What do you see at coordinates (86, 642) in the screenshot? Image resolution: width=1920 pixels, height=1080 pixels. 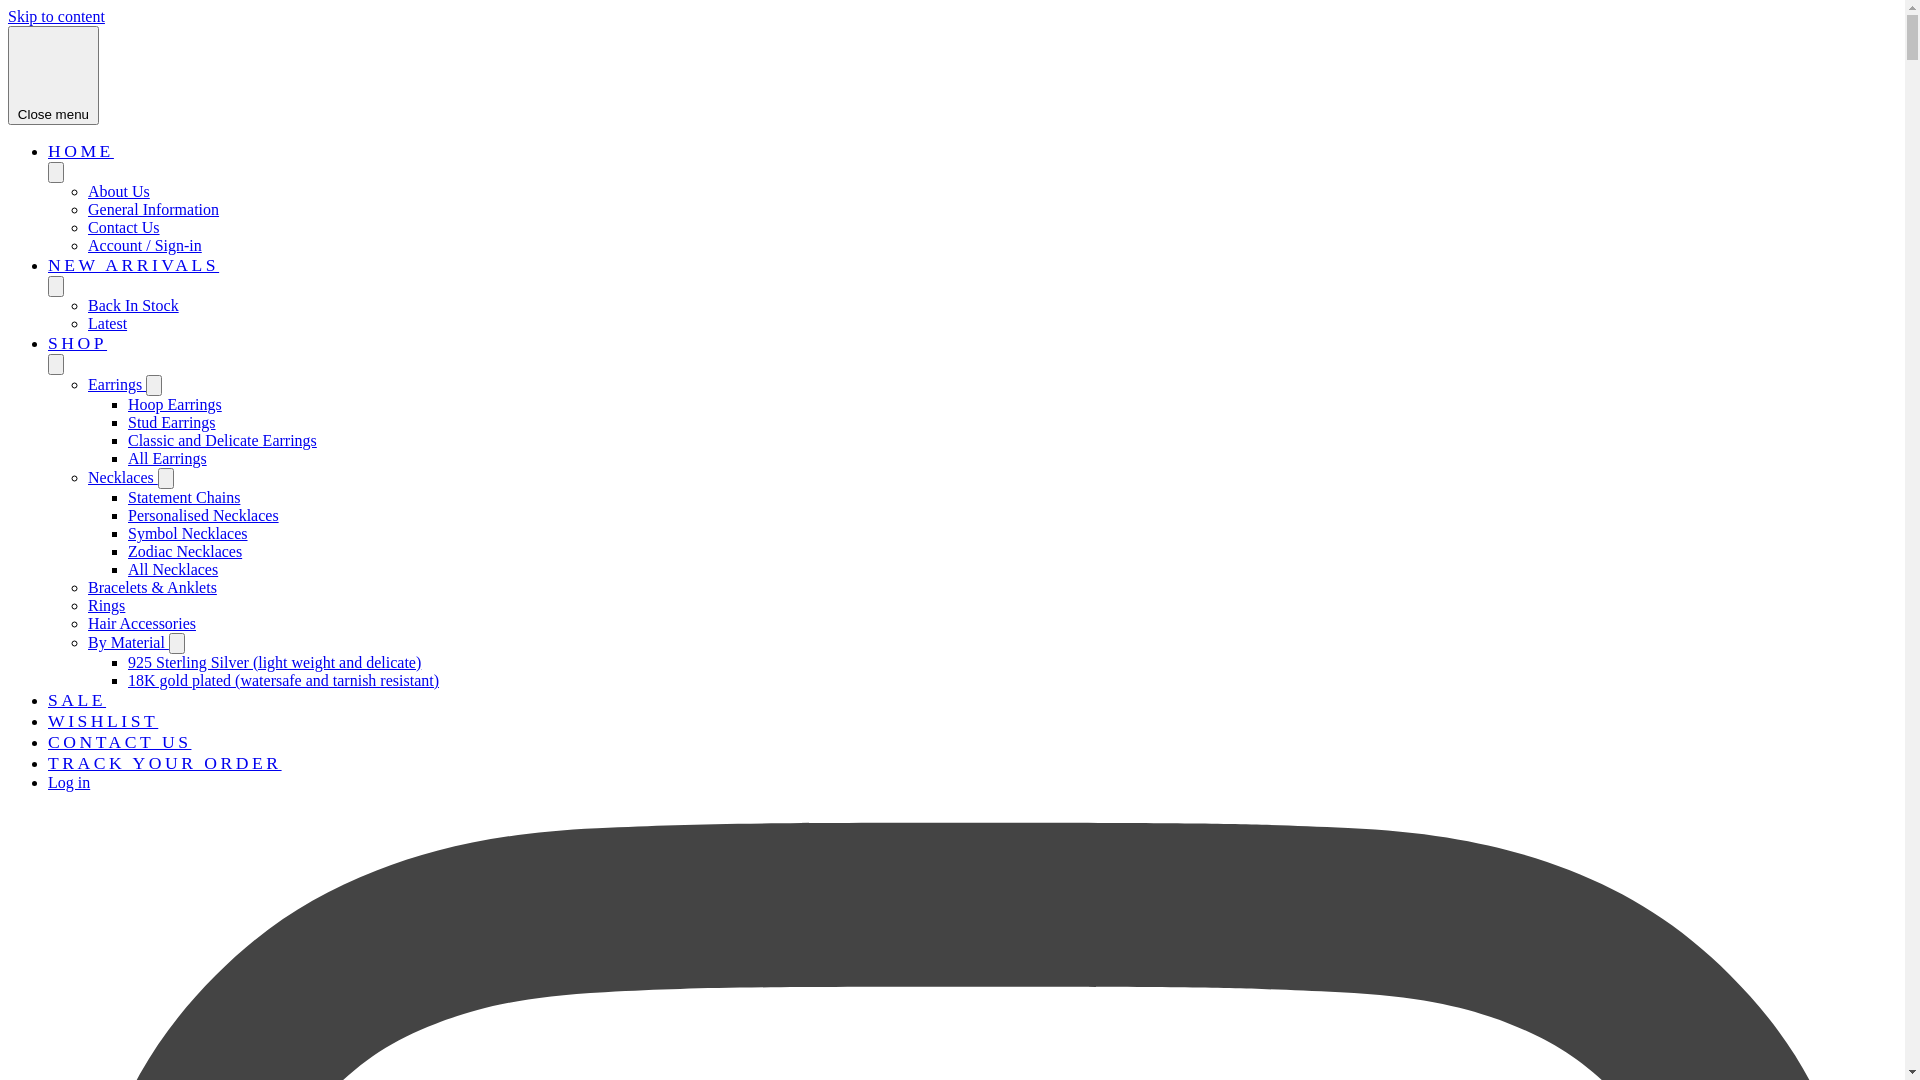 I see `'By Material'` at bounding box center [86, 642].